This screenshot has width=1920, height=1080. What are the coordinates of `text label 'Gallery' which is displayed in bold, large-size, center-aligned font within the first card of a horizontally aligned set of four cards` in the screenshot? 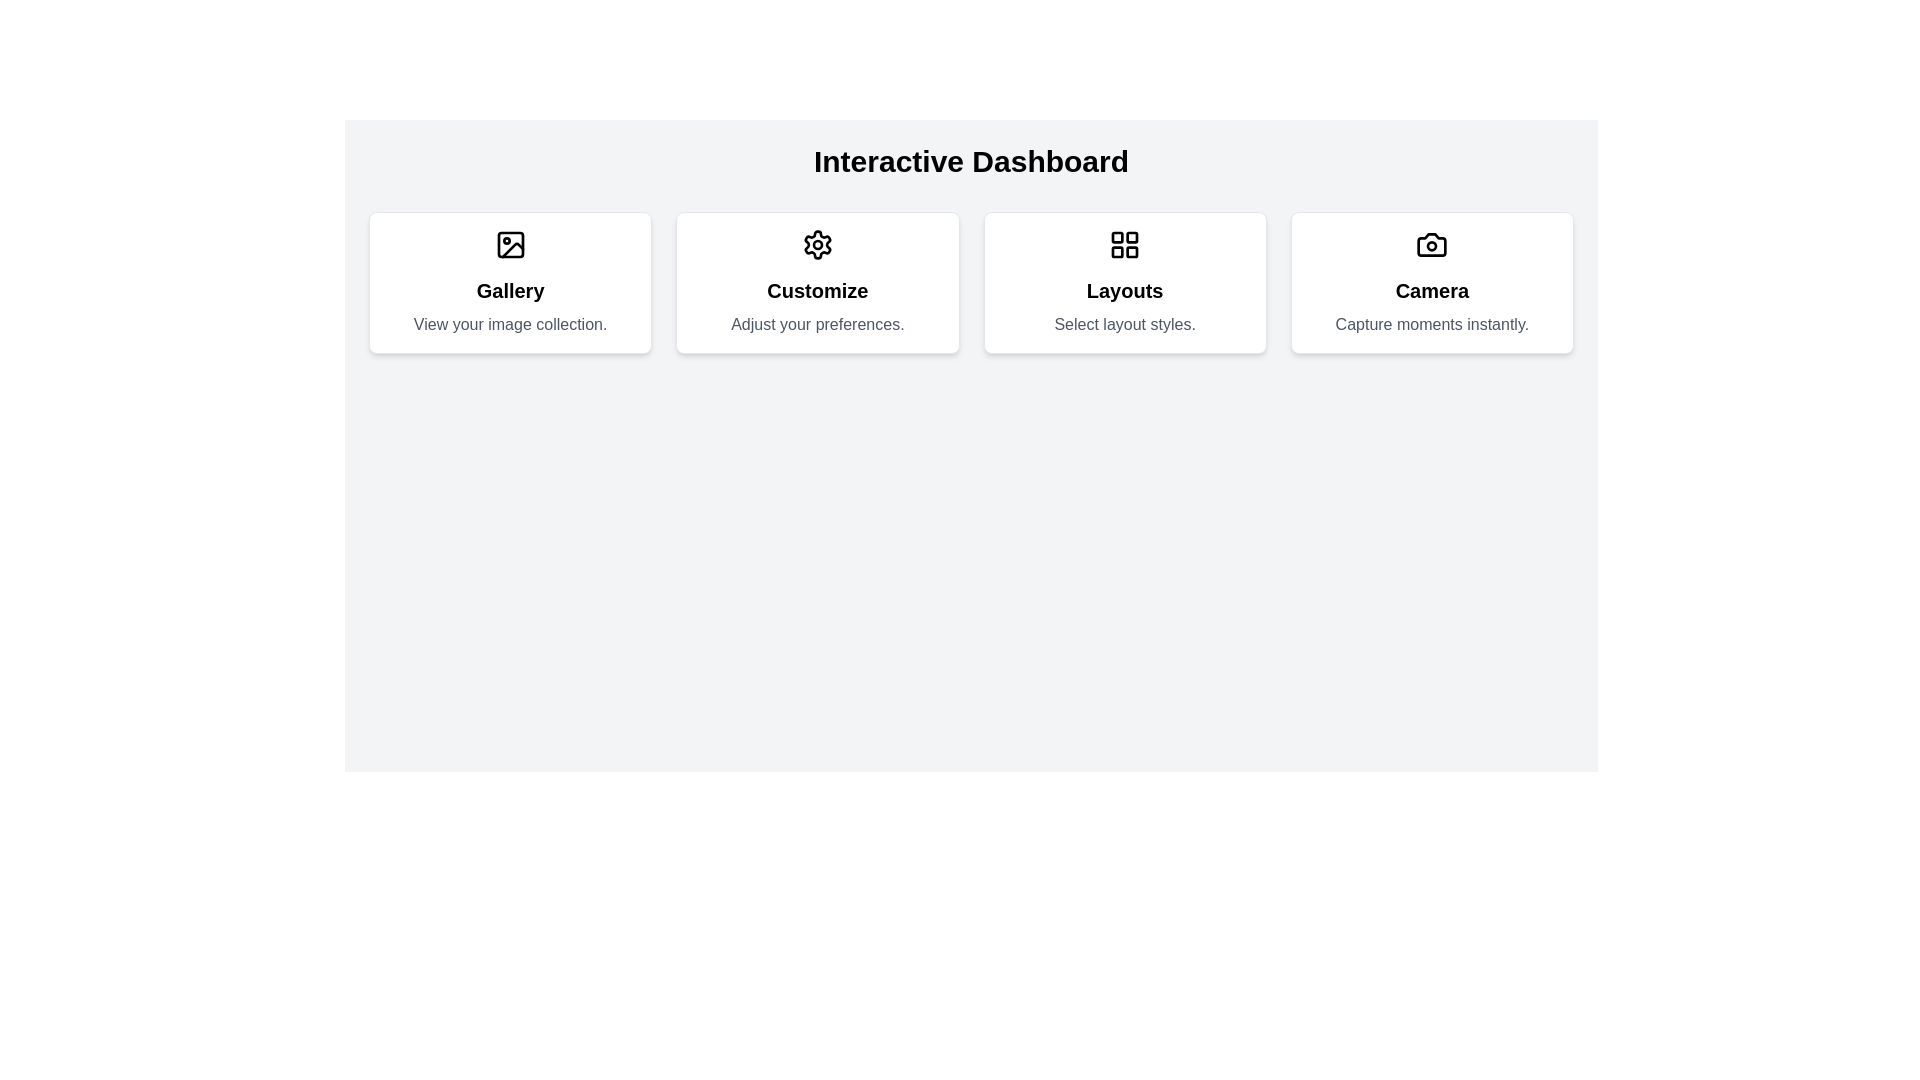 It's located at (510, 290).